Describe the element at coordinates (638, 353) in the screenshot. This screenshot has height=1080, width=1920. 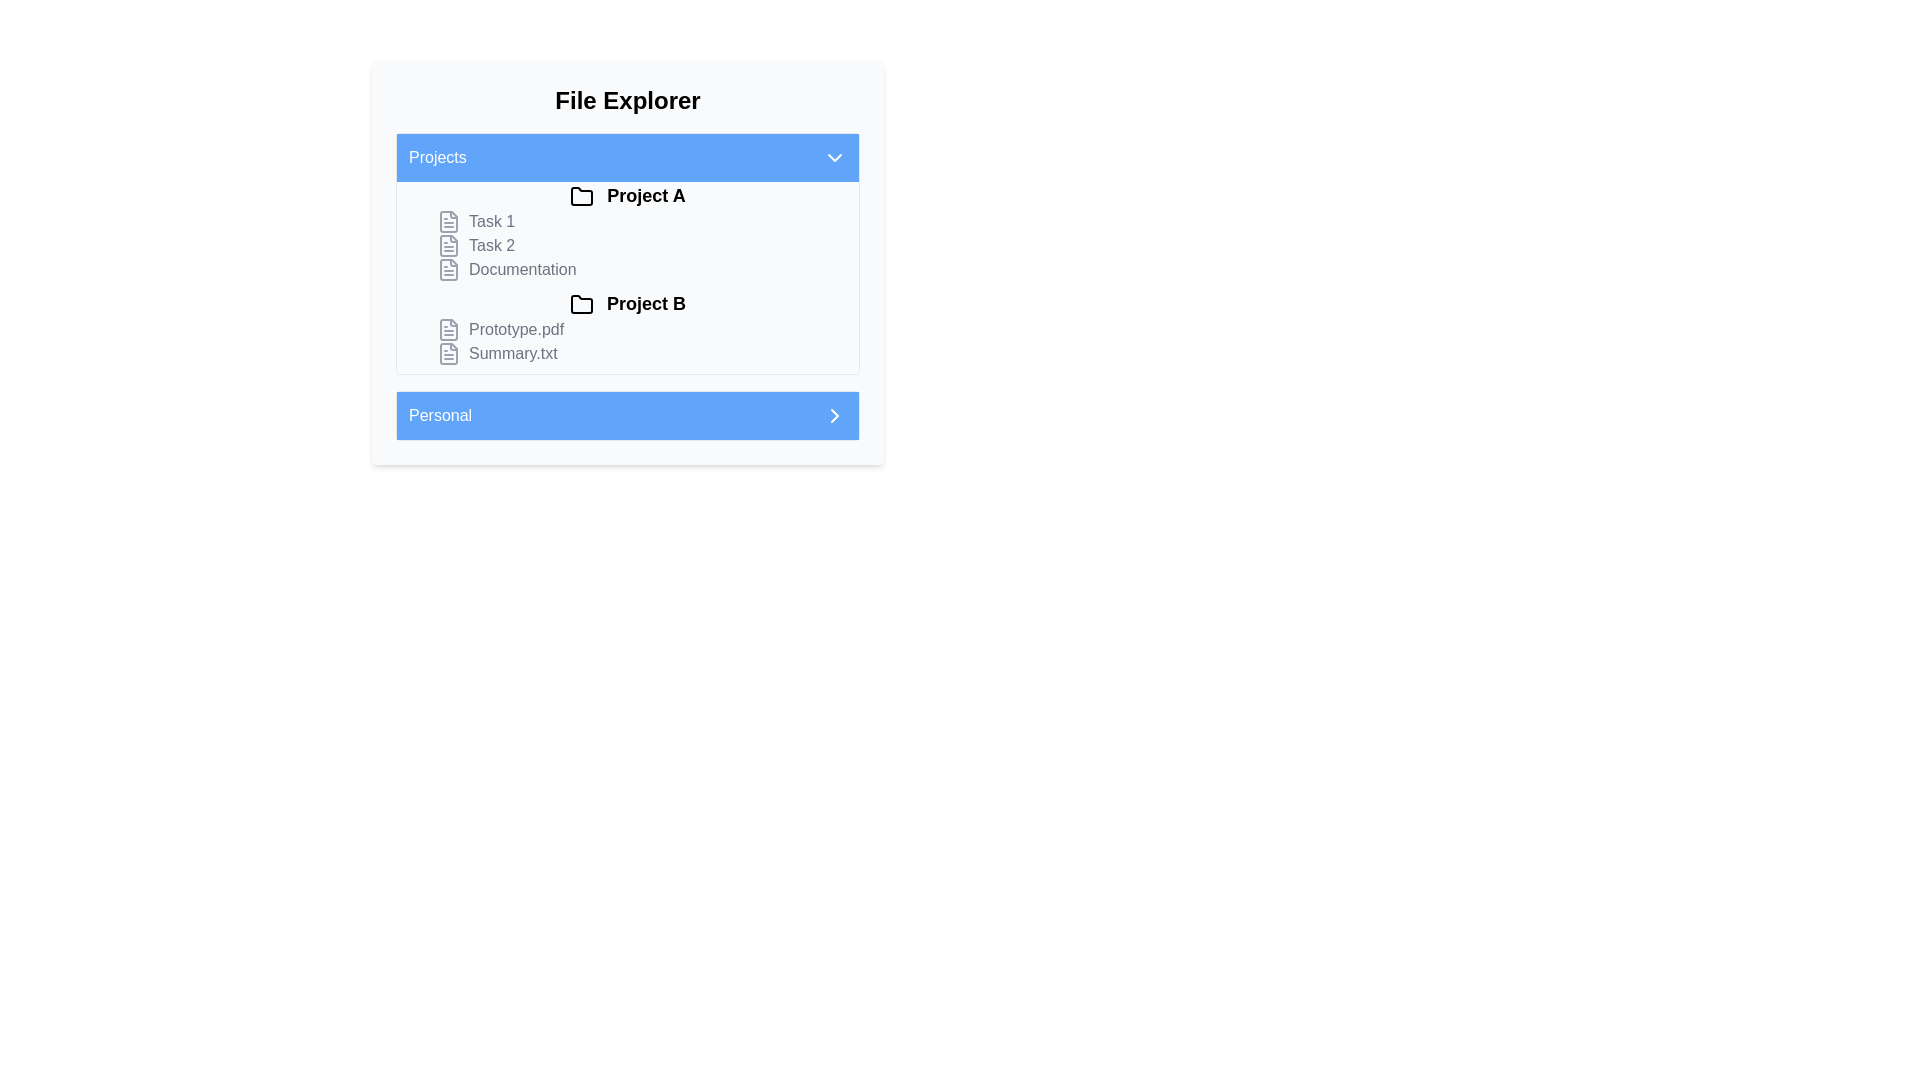
I see `the 'Summary.txt' file item under 'Project B' in the 'Projects' section` at that location.